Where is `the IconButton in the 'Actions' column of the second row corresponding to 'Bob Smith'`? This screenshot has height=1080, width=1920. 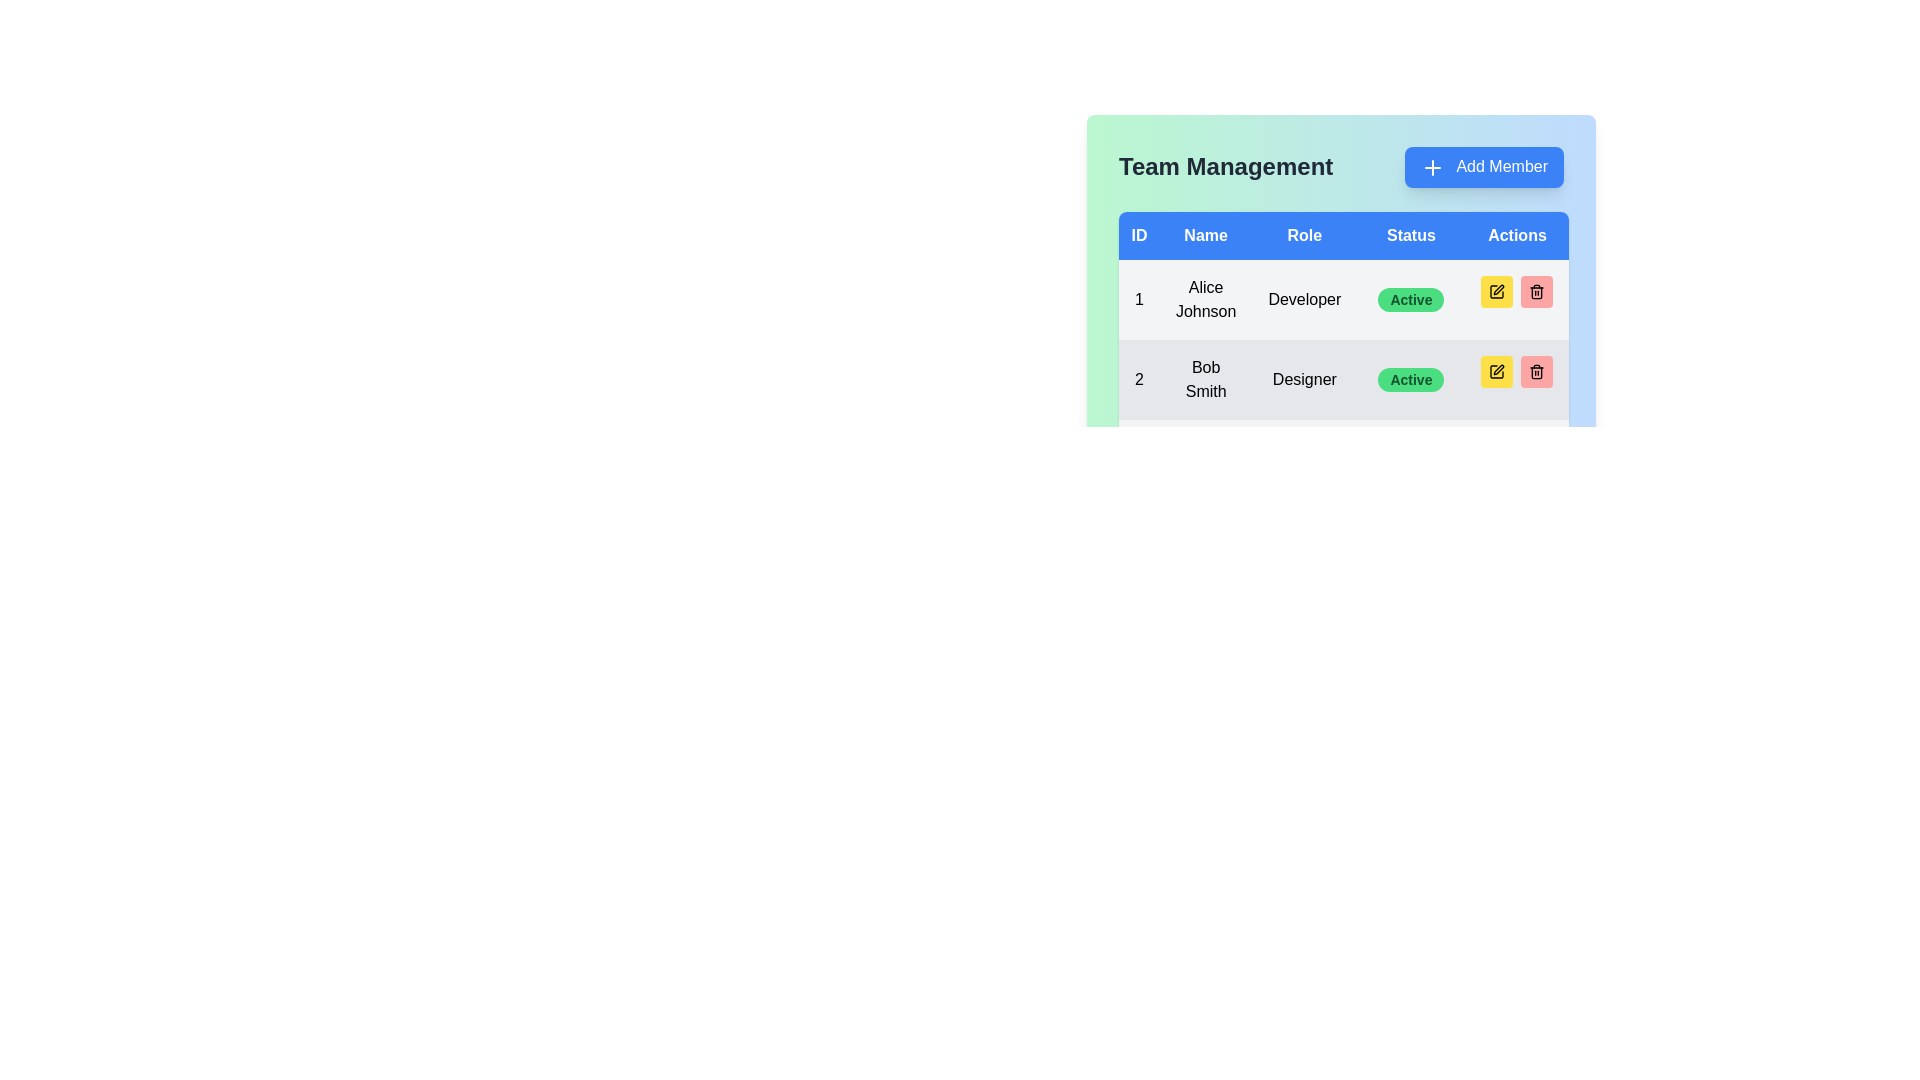 the IconButton in the 'Actions' column of the second row corresponding to 'Bob Smith' is located at coordinates (1536, 371).